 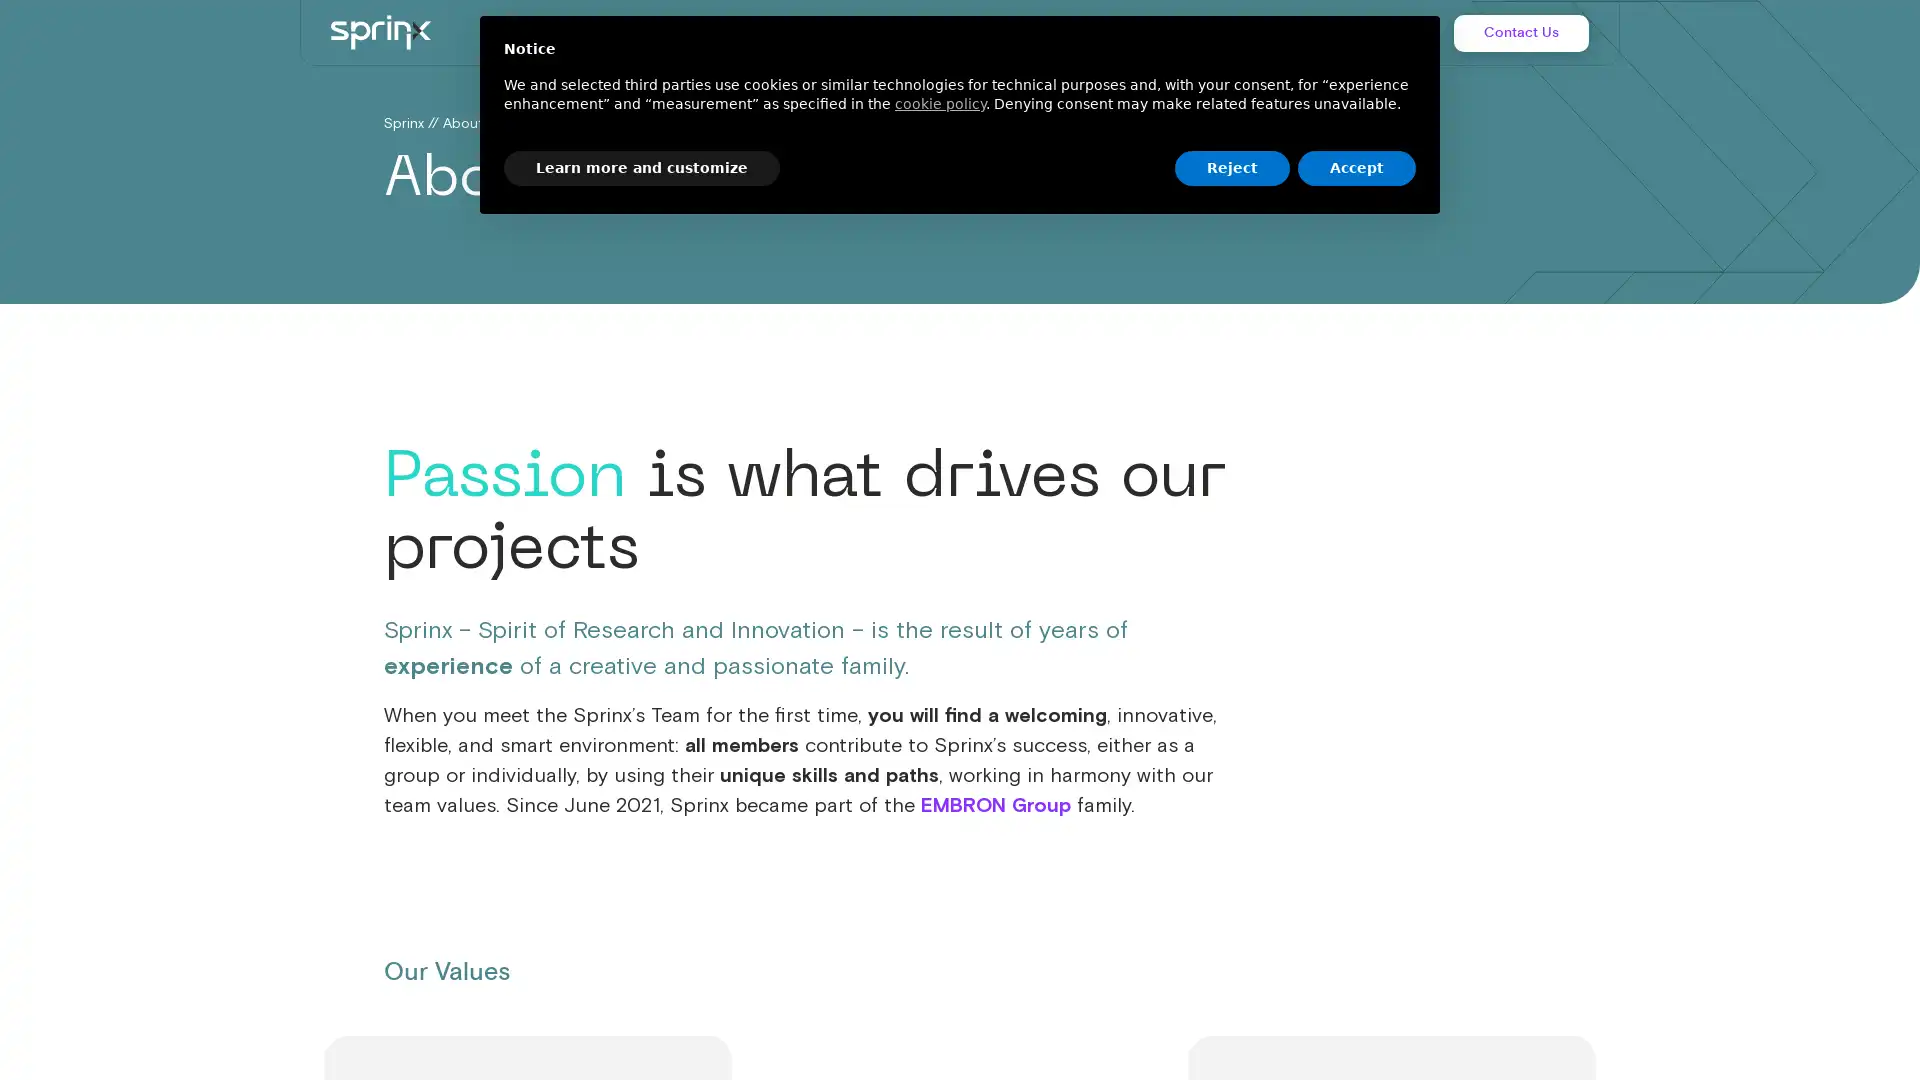 What do you see at coordinates (1357, 167) in the screenshot?
I see `Accept` at bounding box center [1357, 167].